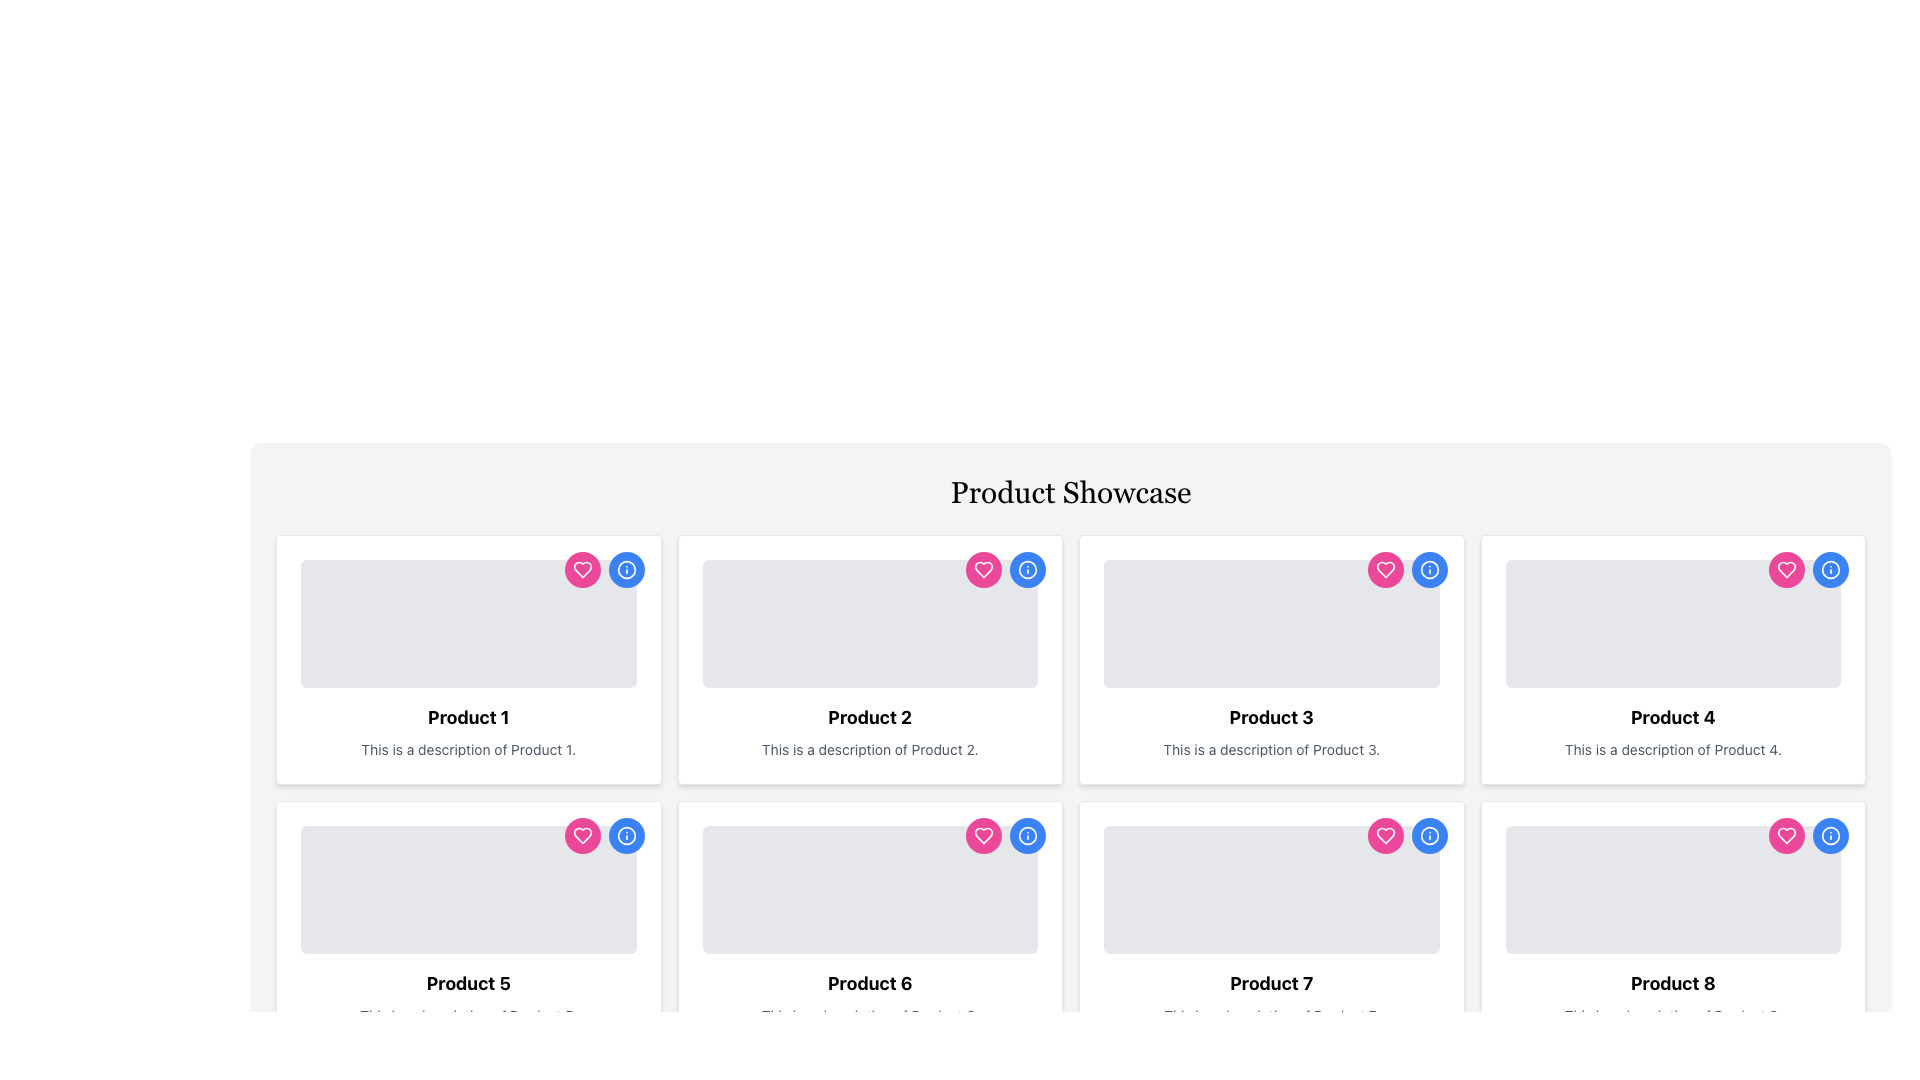 This screenshot has width=1920, height=1080. Describe the element at coordinates (1830, 836) in the screenshot. I see `the circular button with a blue background and white outline, which contains an information icon ('i') in the center, located in the bottom-right corner of the card for 'Product 8'` at that location.